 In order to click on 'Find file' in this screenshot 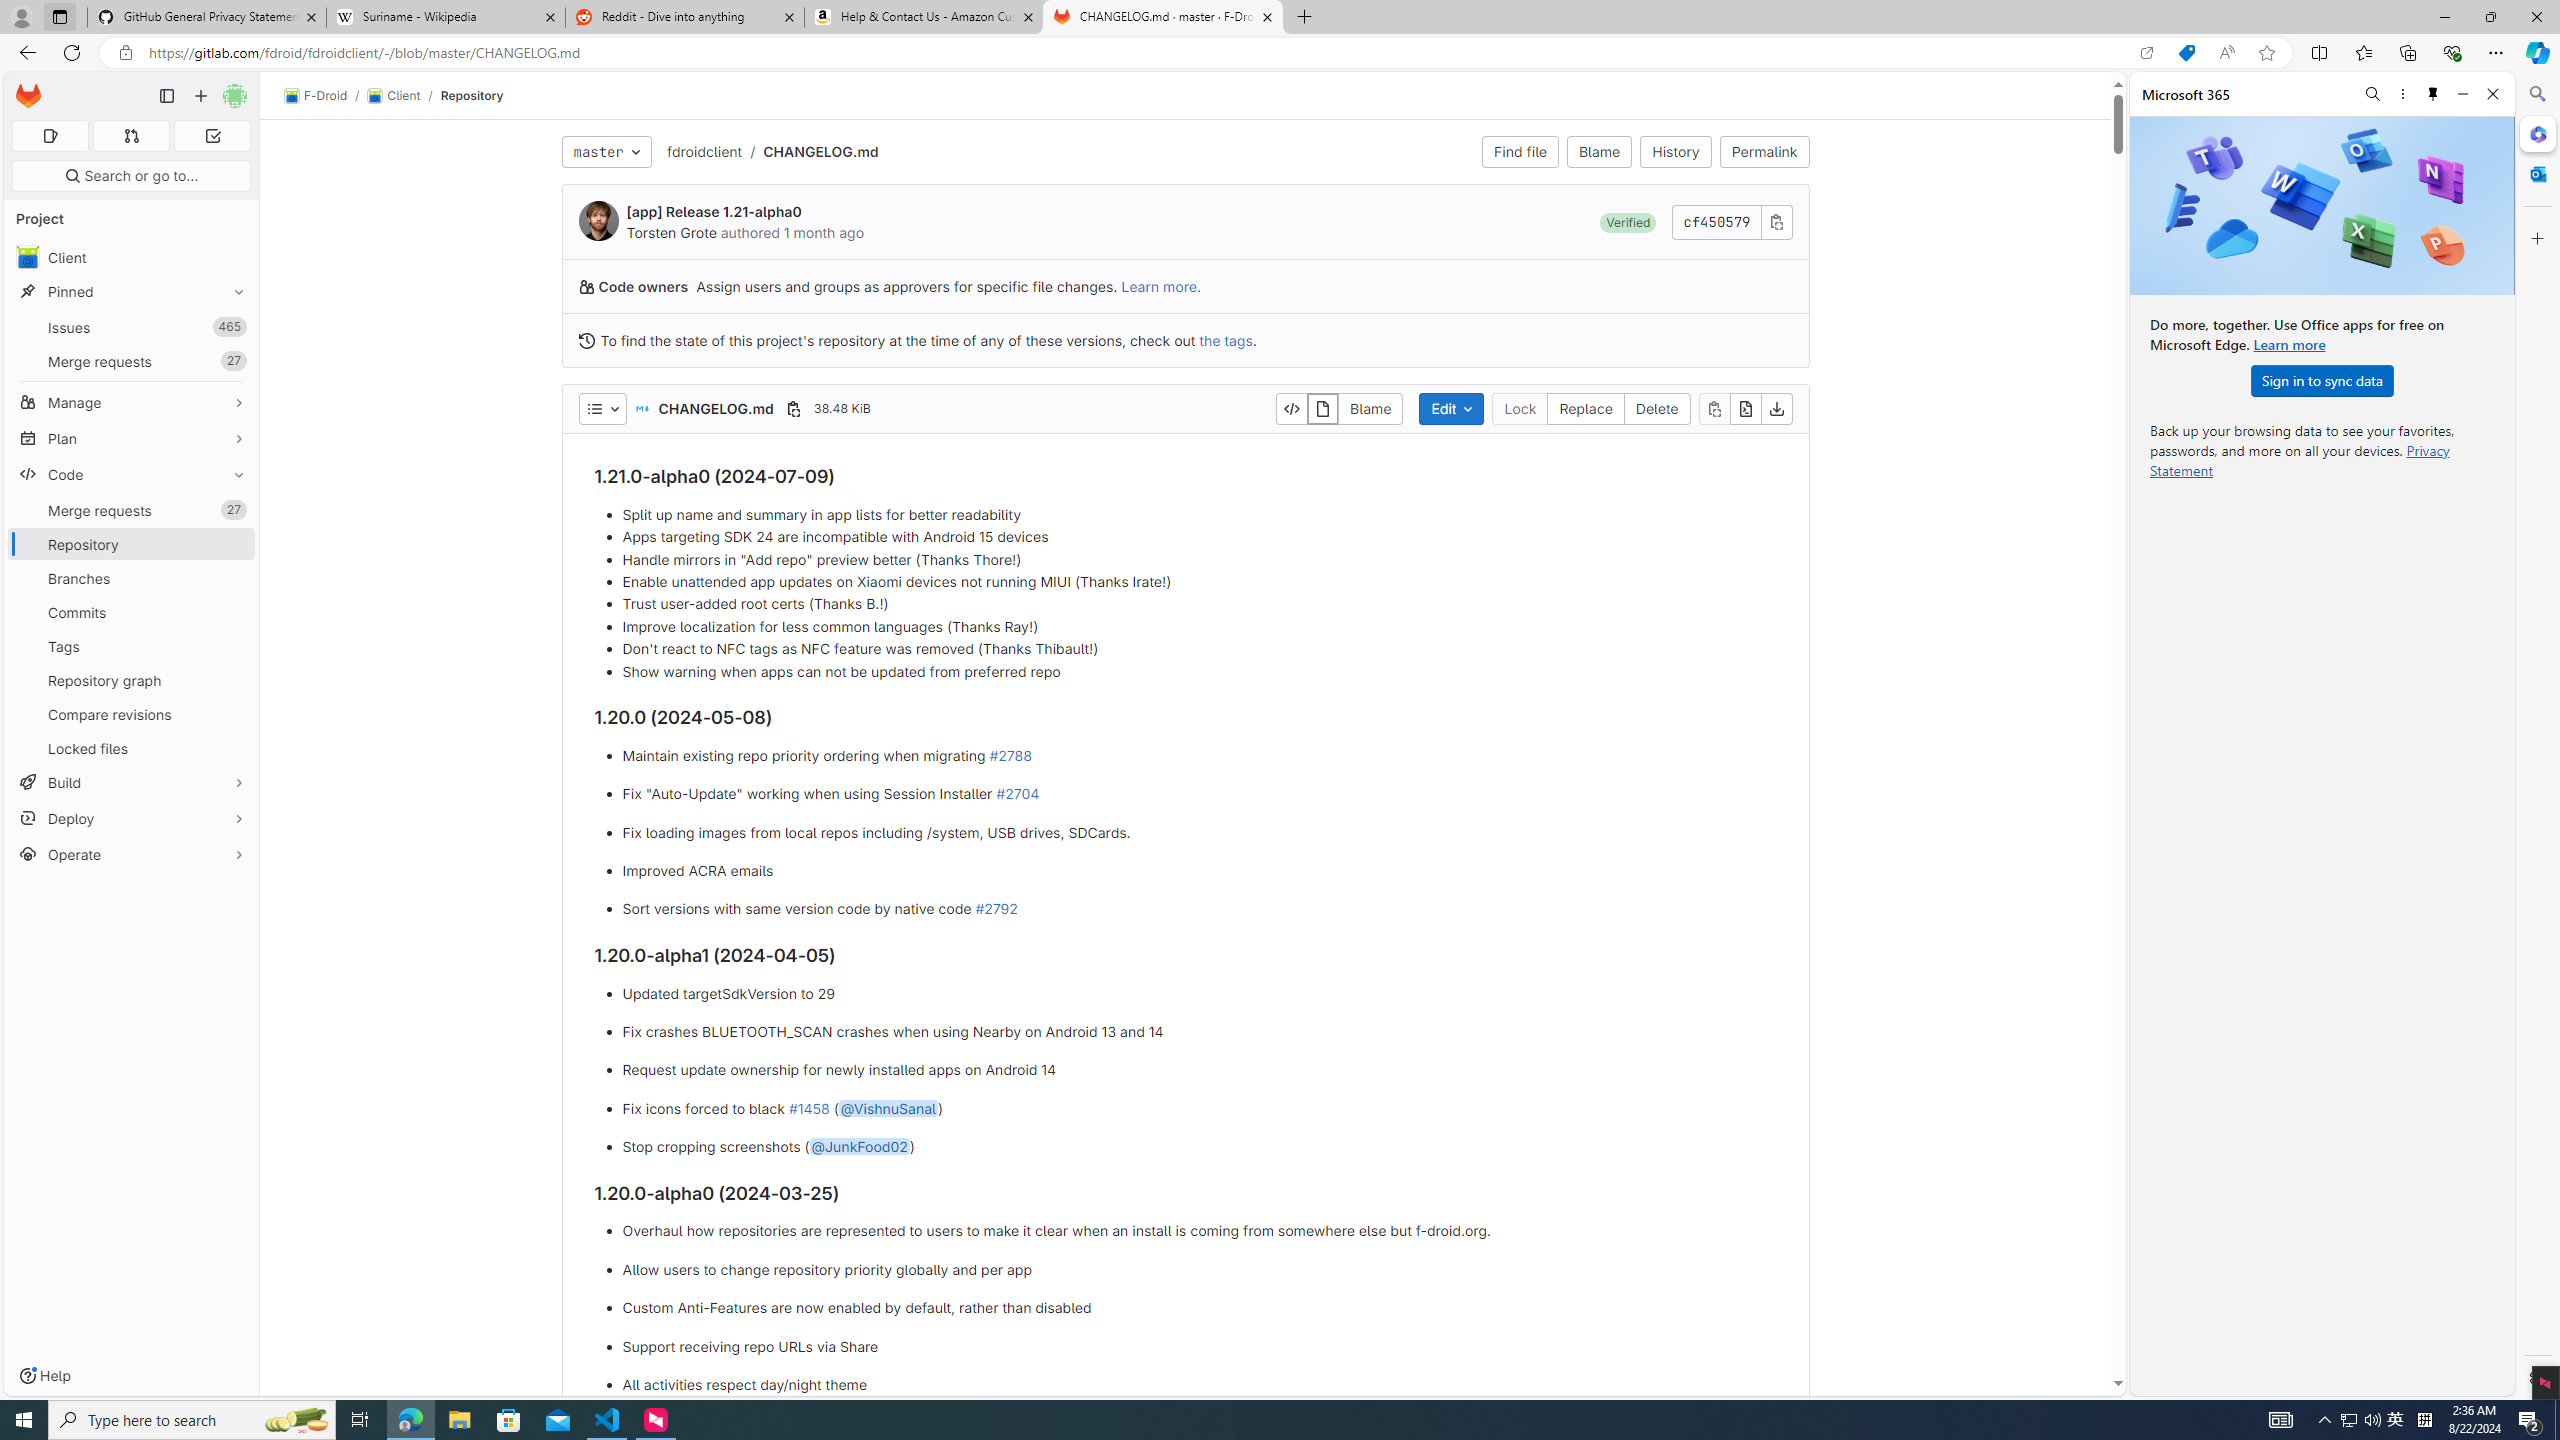, I will do `click(1520, 150)`.